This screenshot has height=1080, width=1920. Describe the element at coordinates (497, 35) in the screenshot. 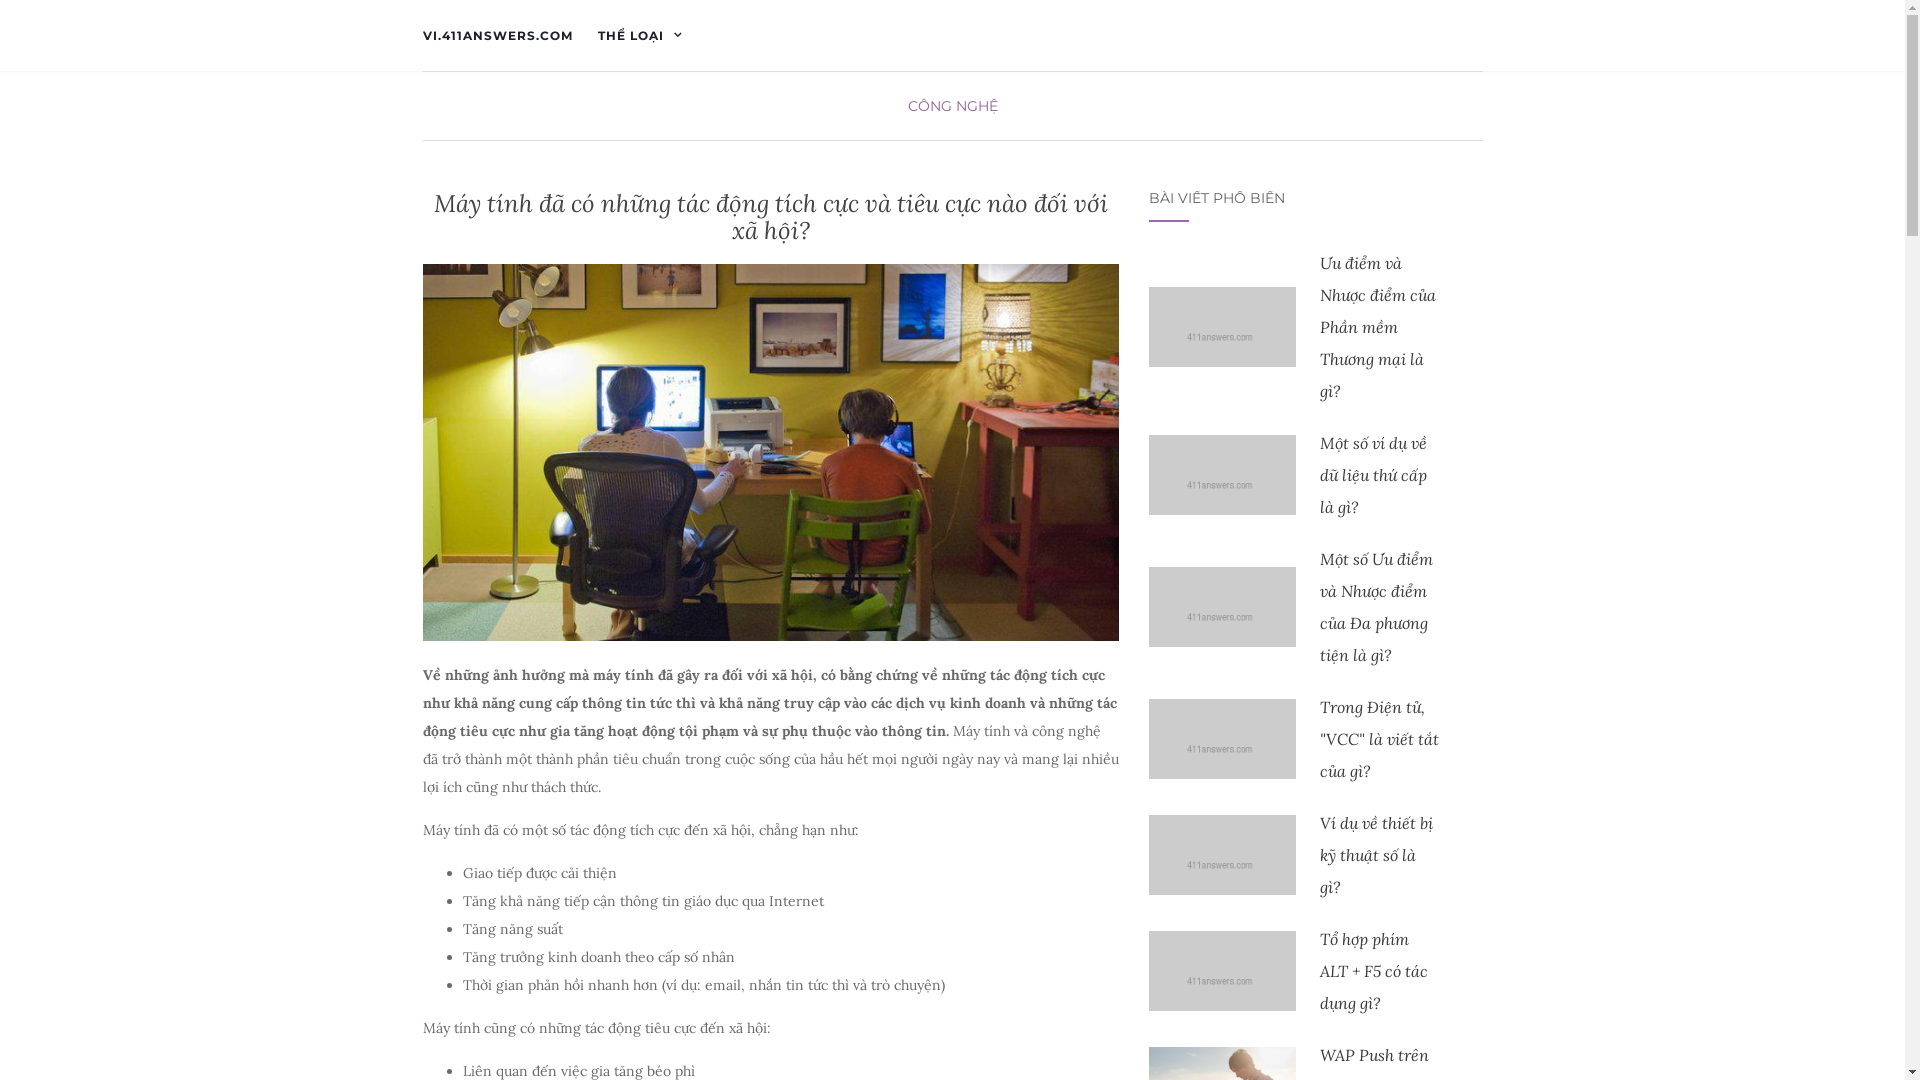

I see `'VI.411ANSWERS.COM'` at that location.